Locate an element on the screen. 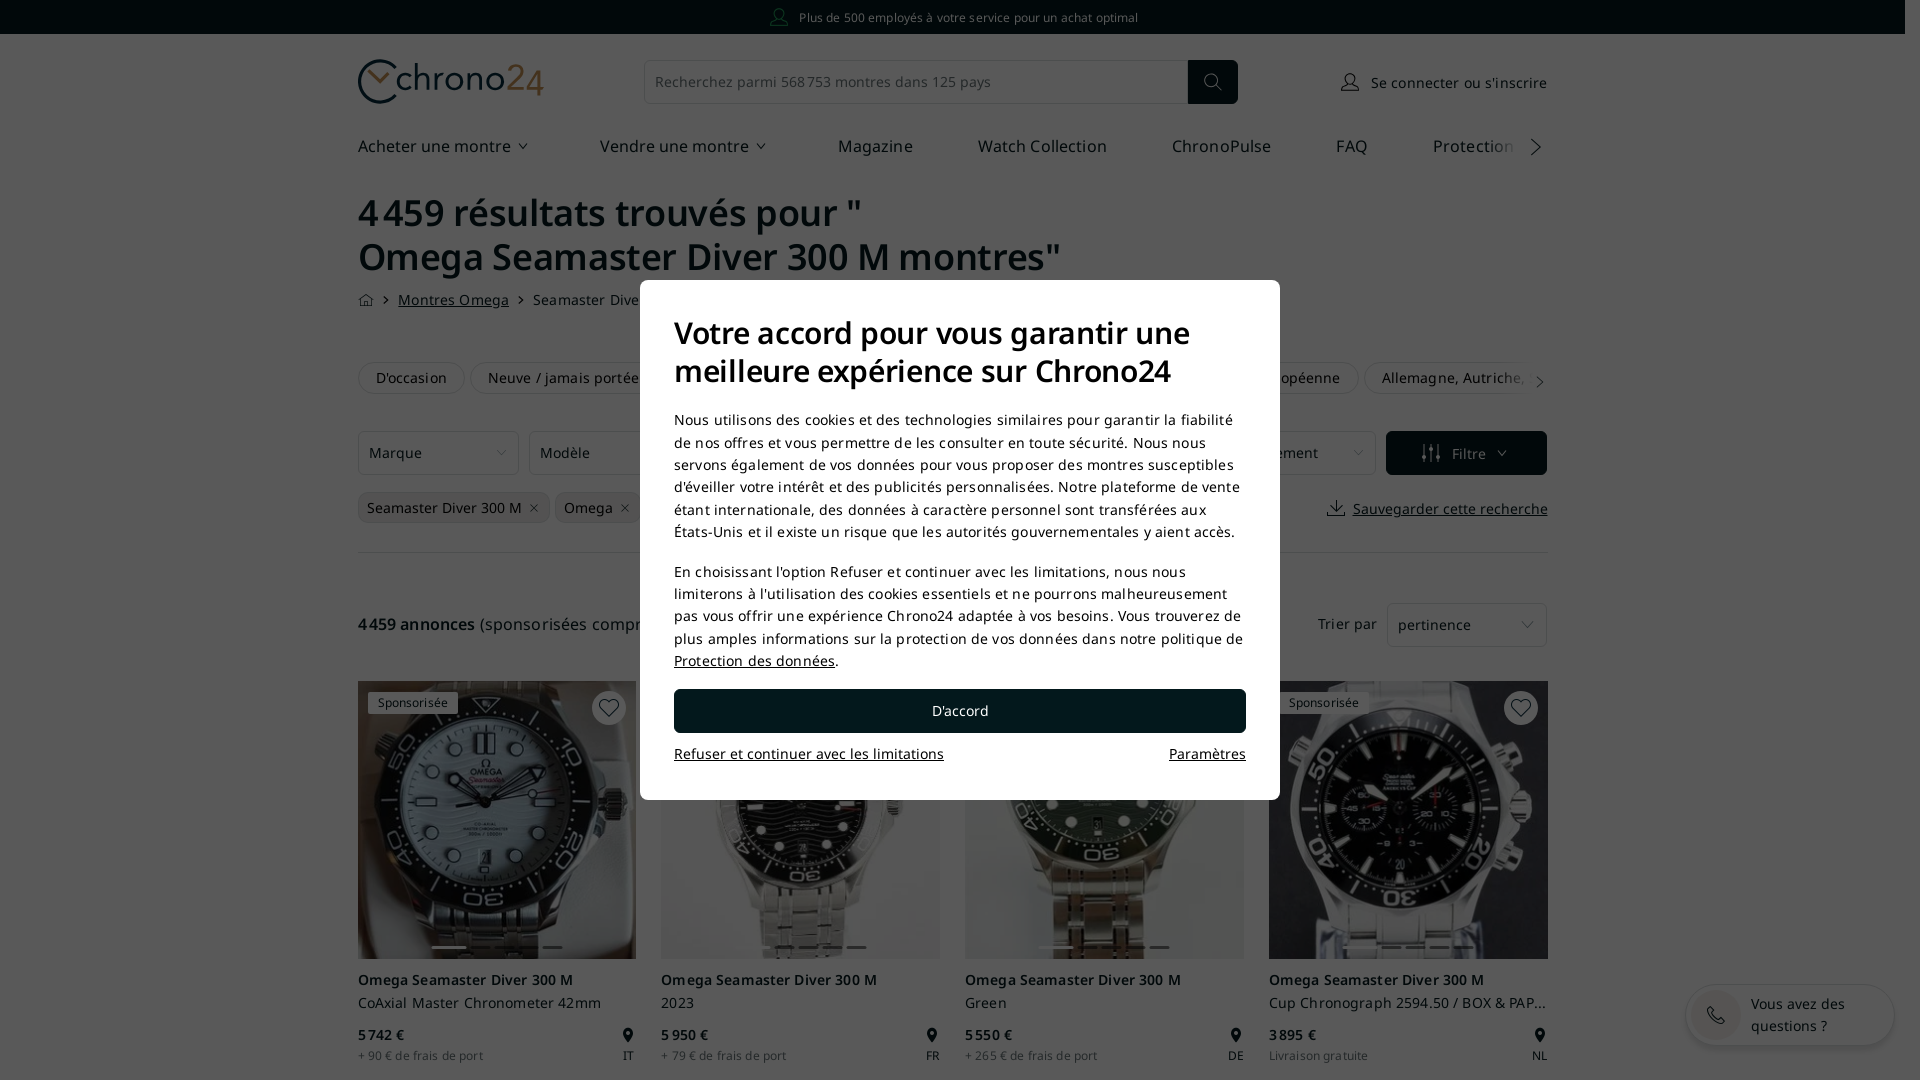 The image size is (1920, 1080). 'Sauvegarder cette recherche' is located at coordinates (1434, 507).